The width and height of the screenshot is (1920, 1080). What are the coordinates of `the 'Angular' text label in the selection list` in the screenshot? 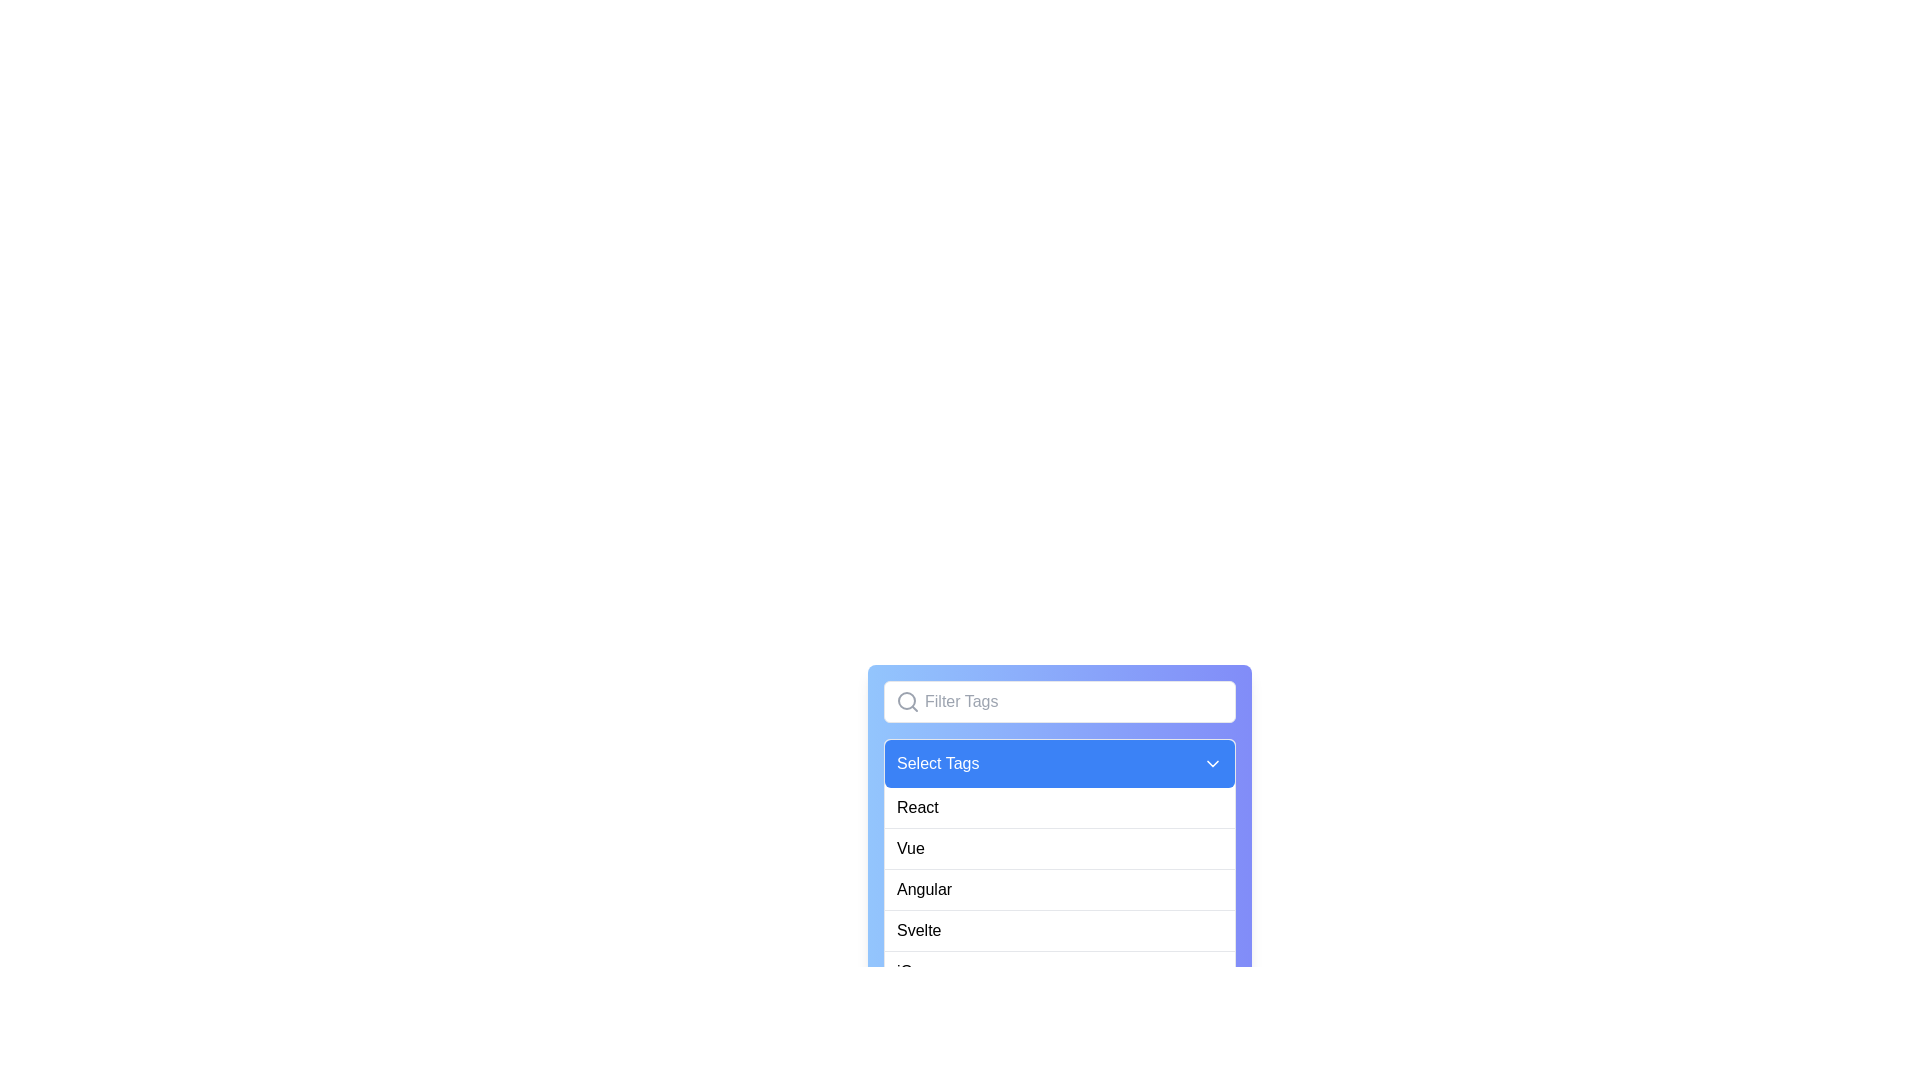 It's located at (923, 889).